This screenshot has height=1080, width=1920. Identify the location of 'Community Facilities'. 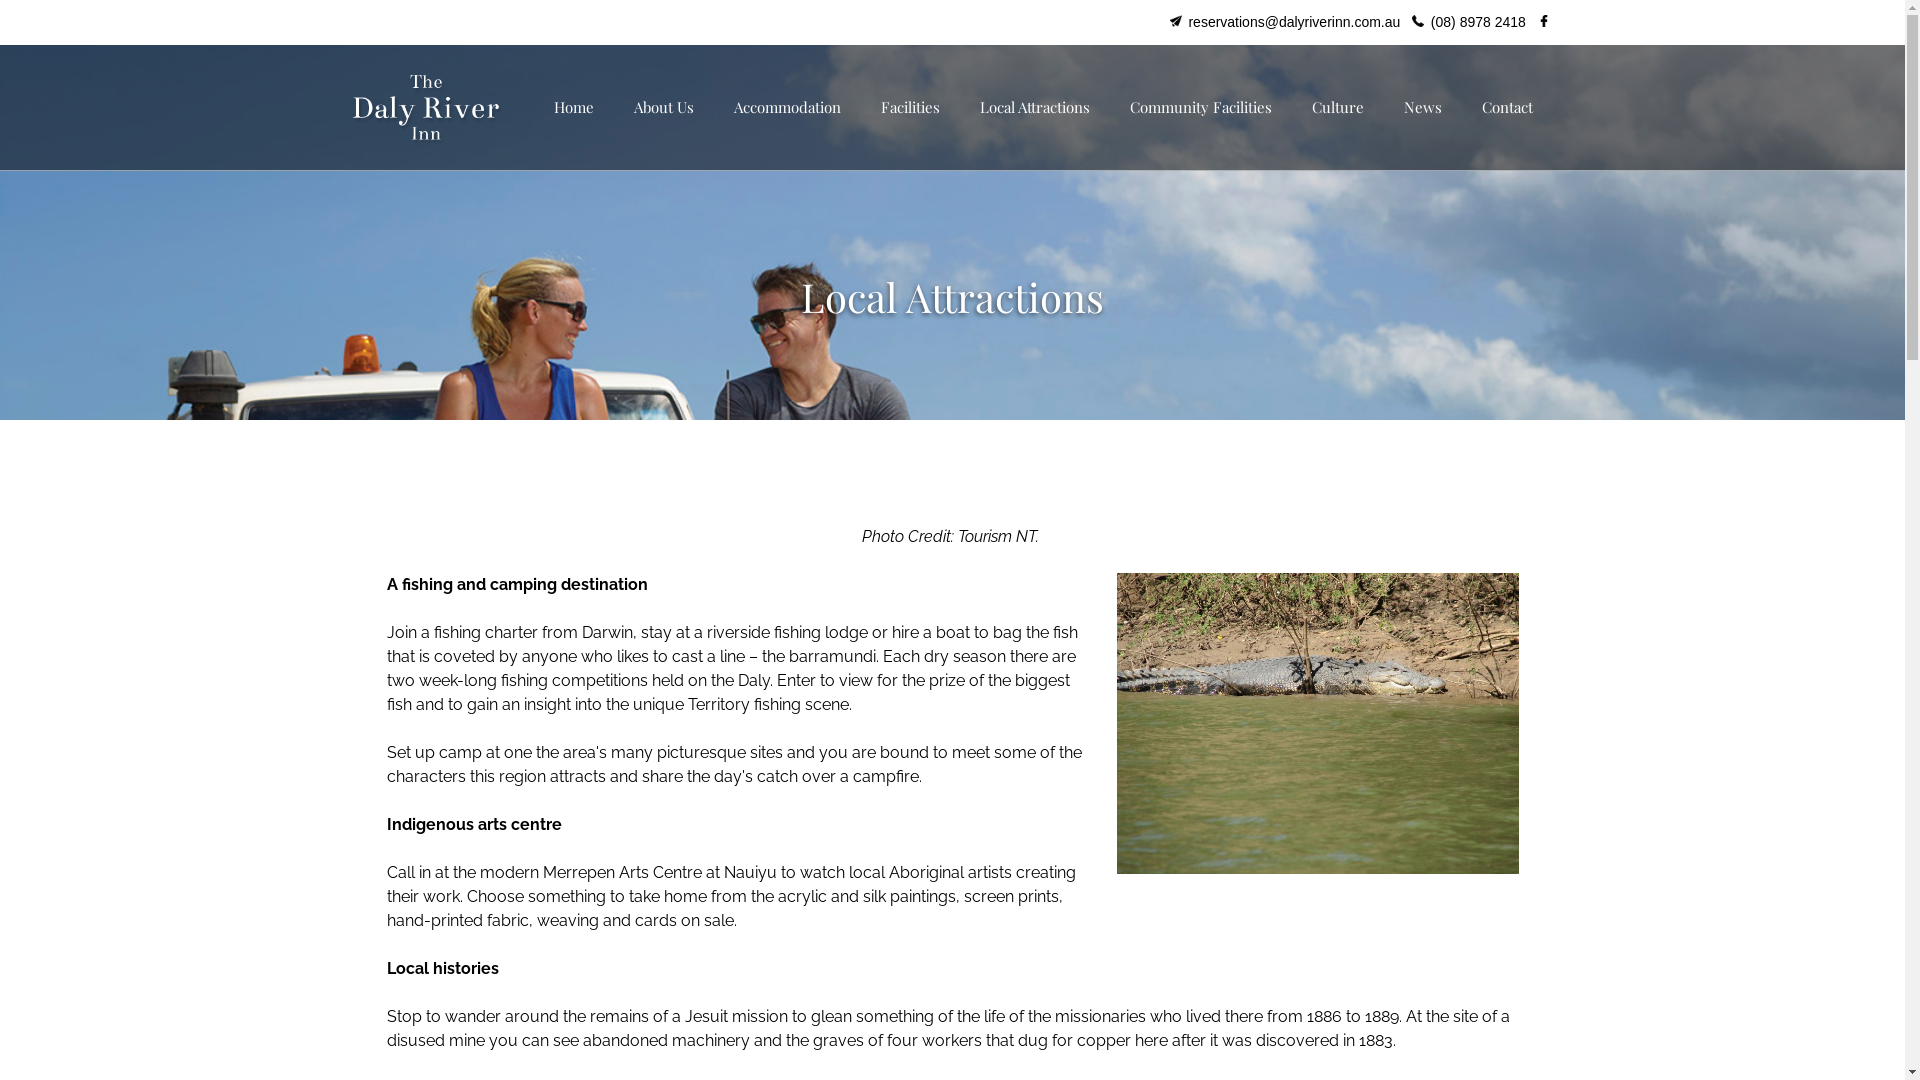
(1200, 107).